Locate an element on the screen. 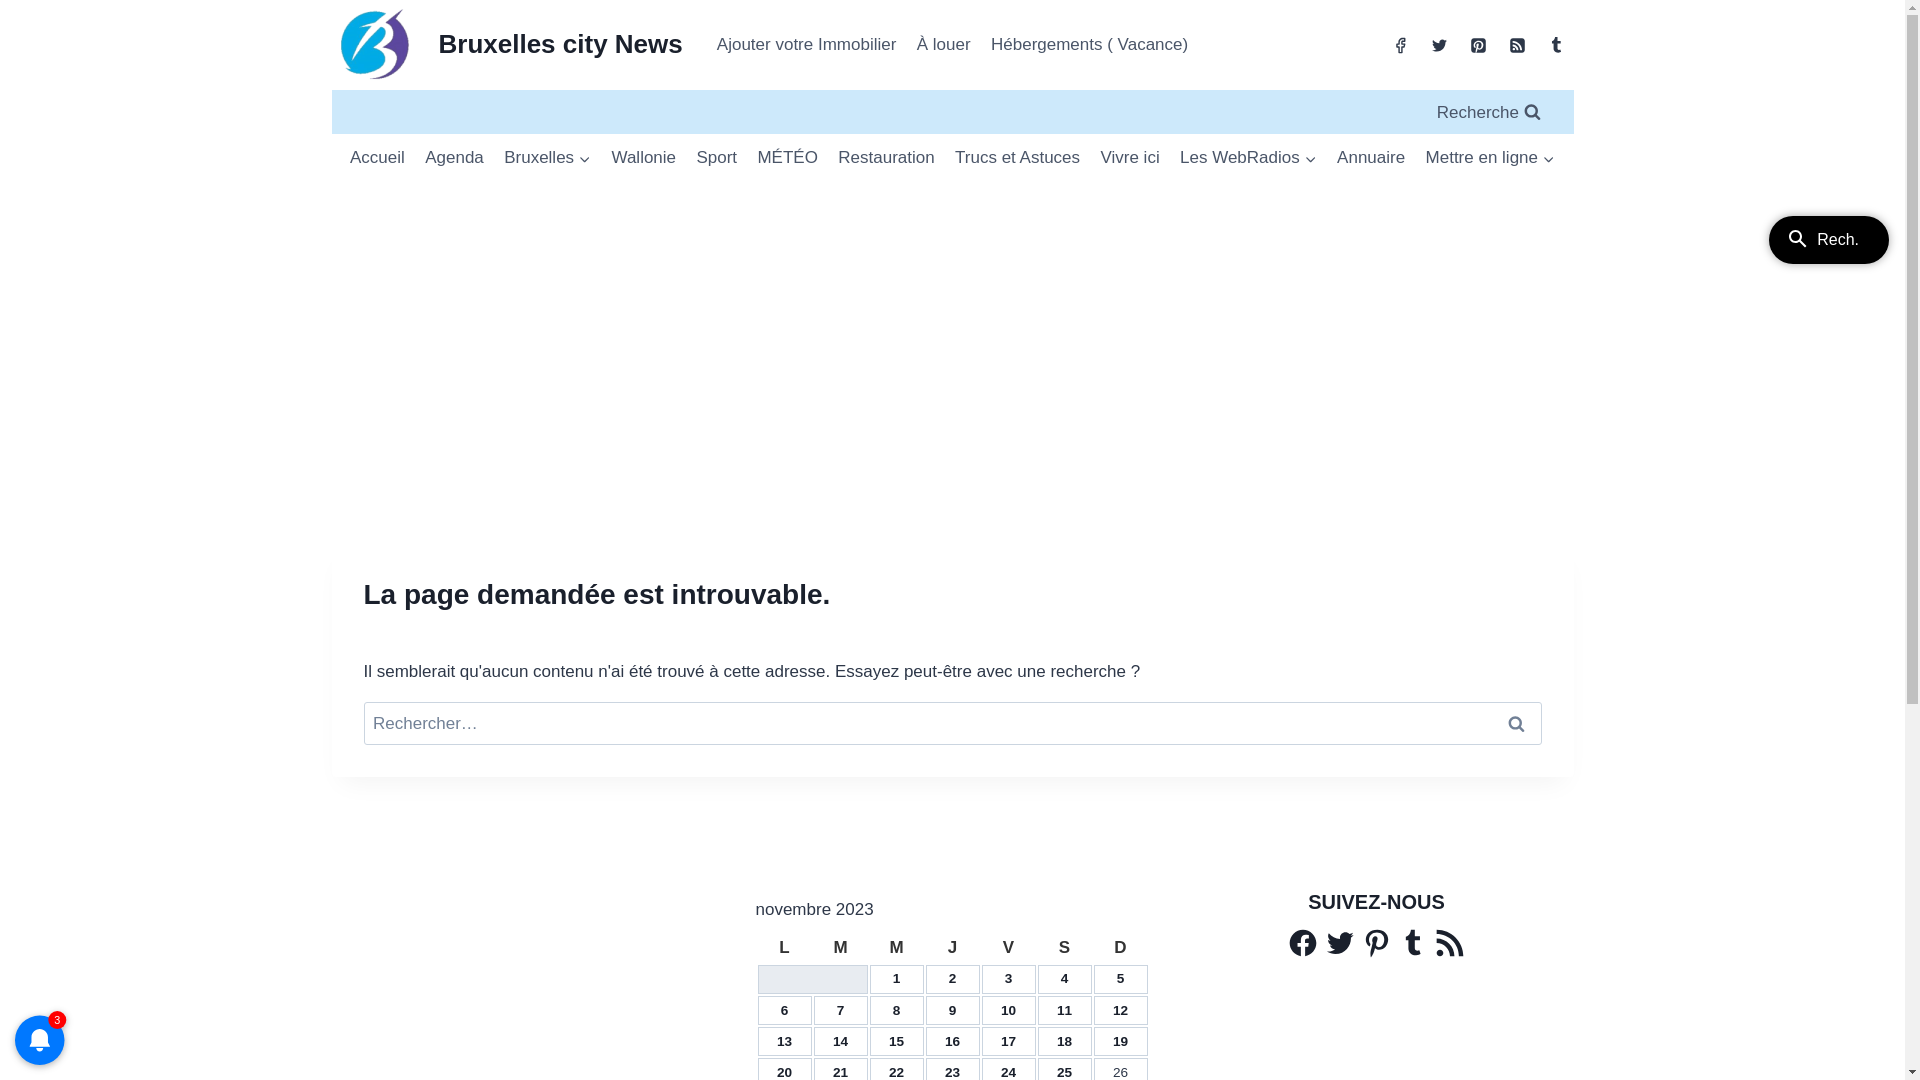  '7' is located at coordinates (840, 1009).